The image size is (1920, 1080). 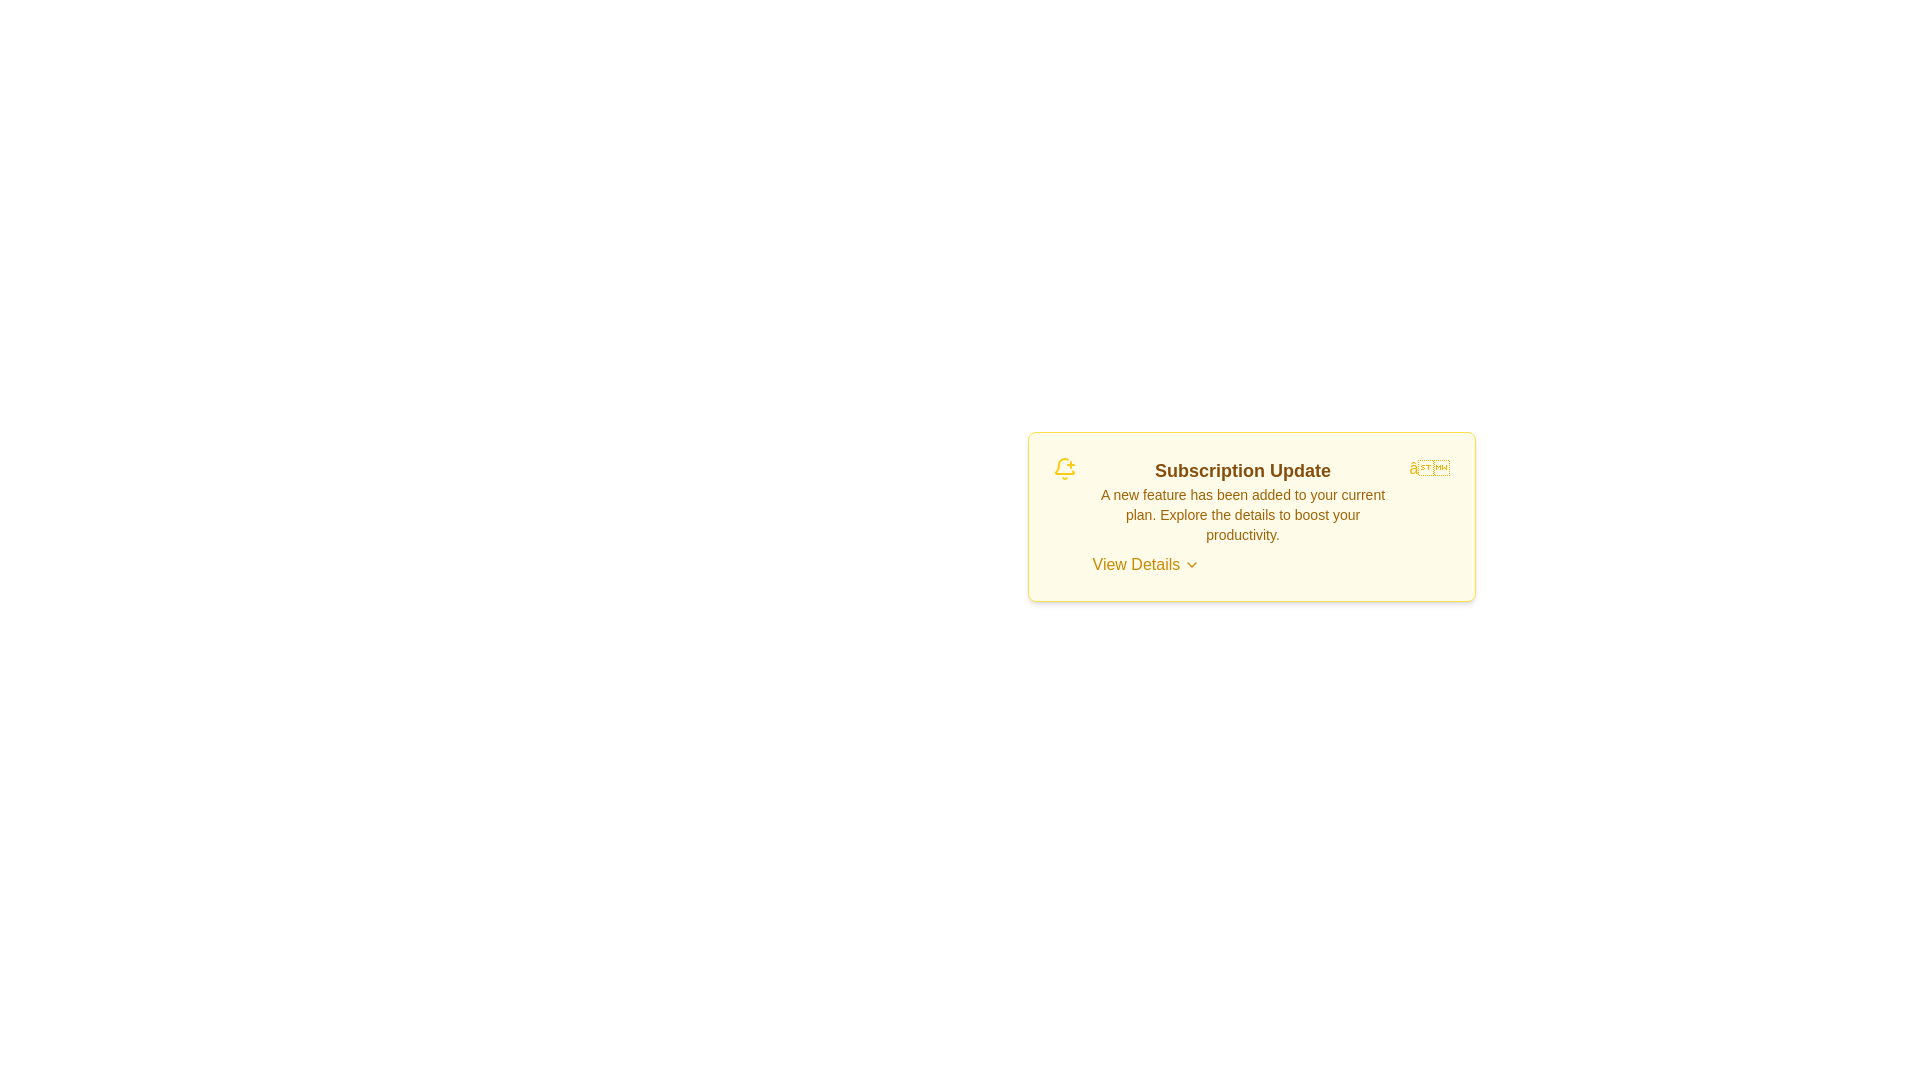 I want to click on the notification area to observe hover effects, so click(x=1250, y=515).